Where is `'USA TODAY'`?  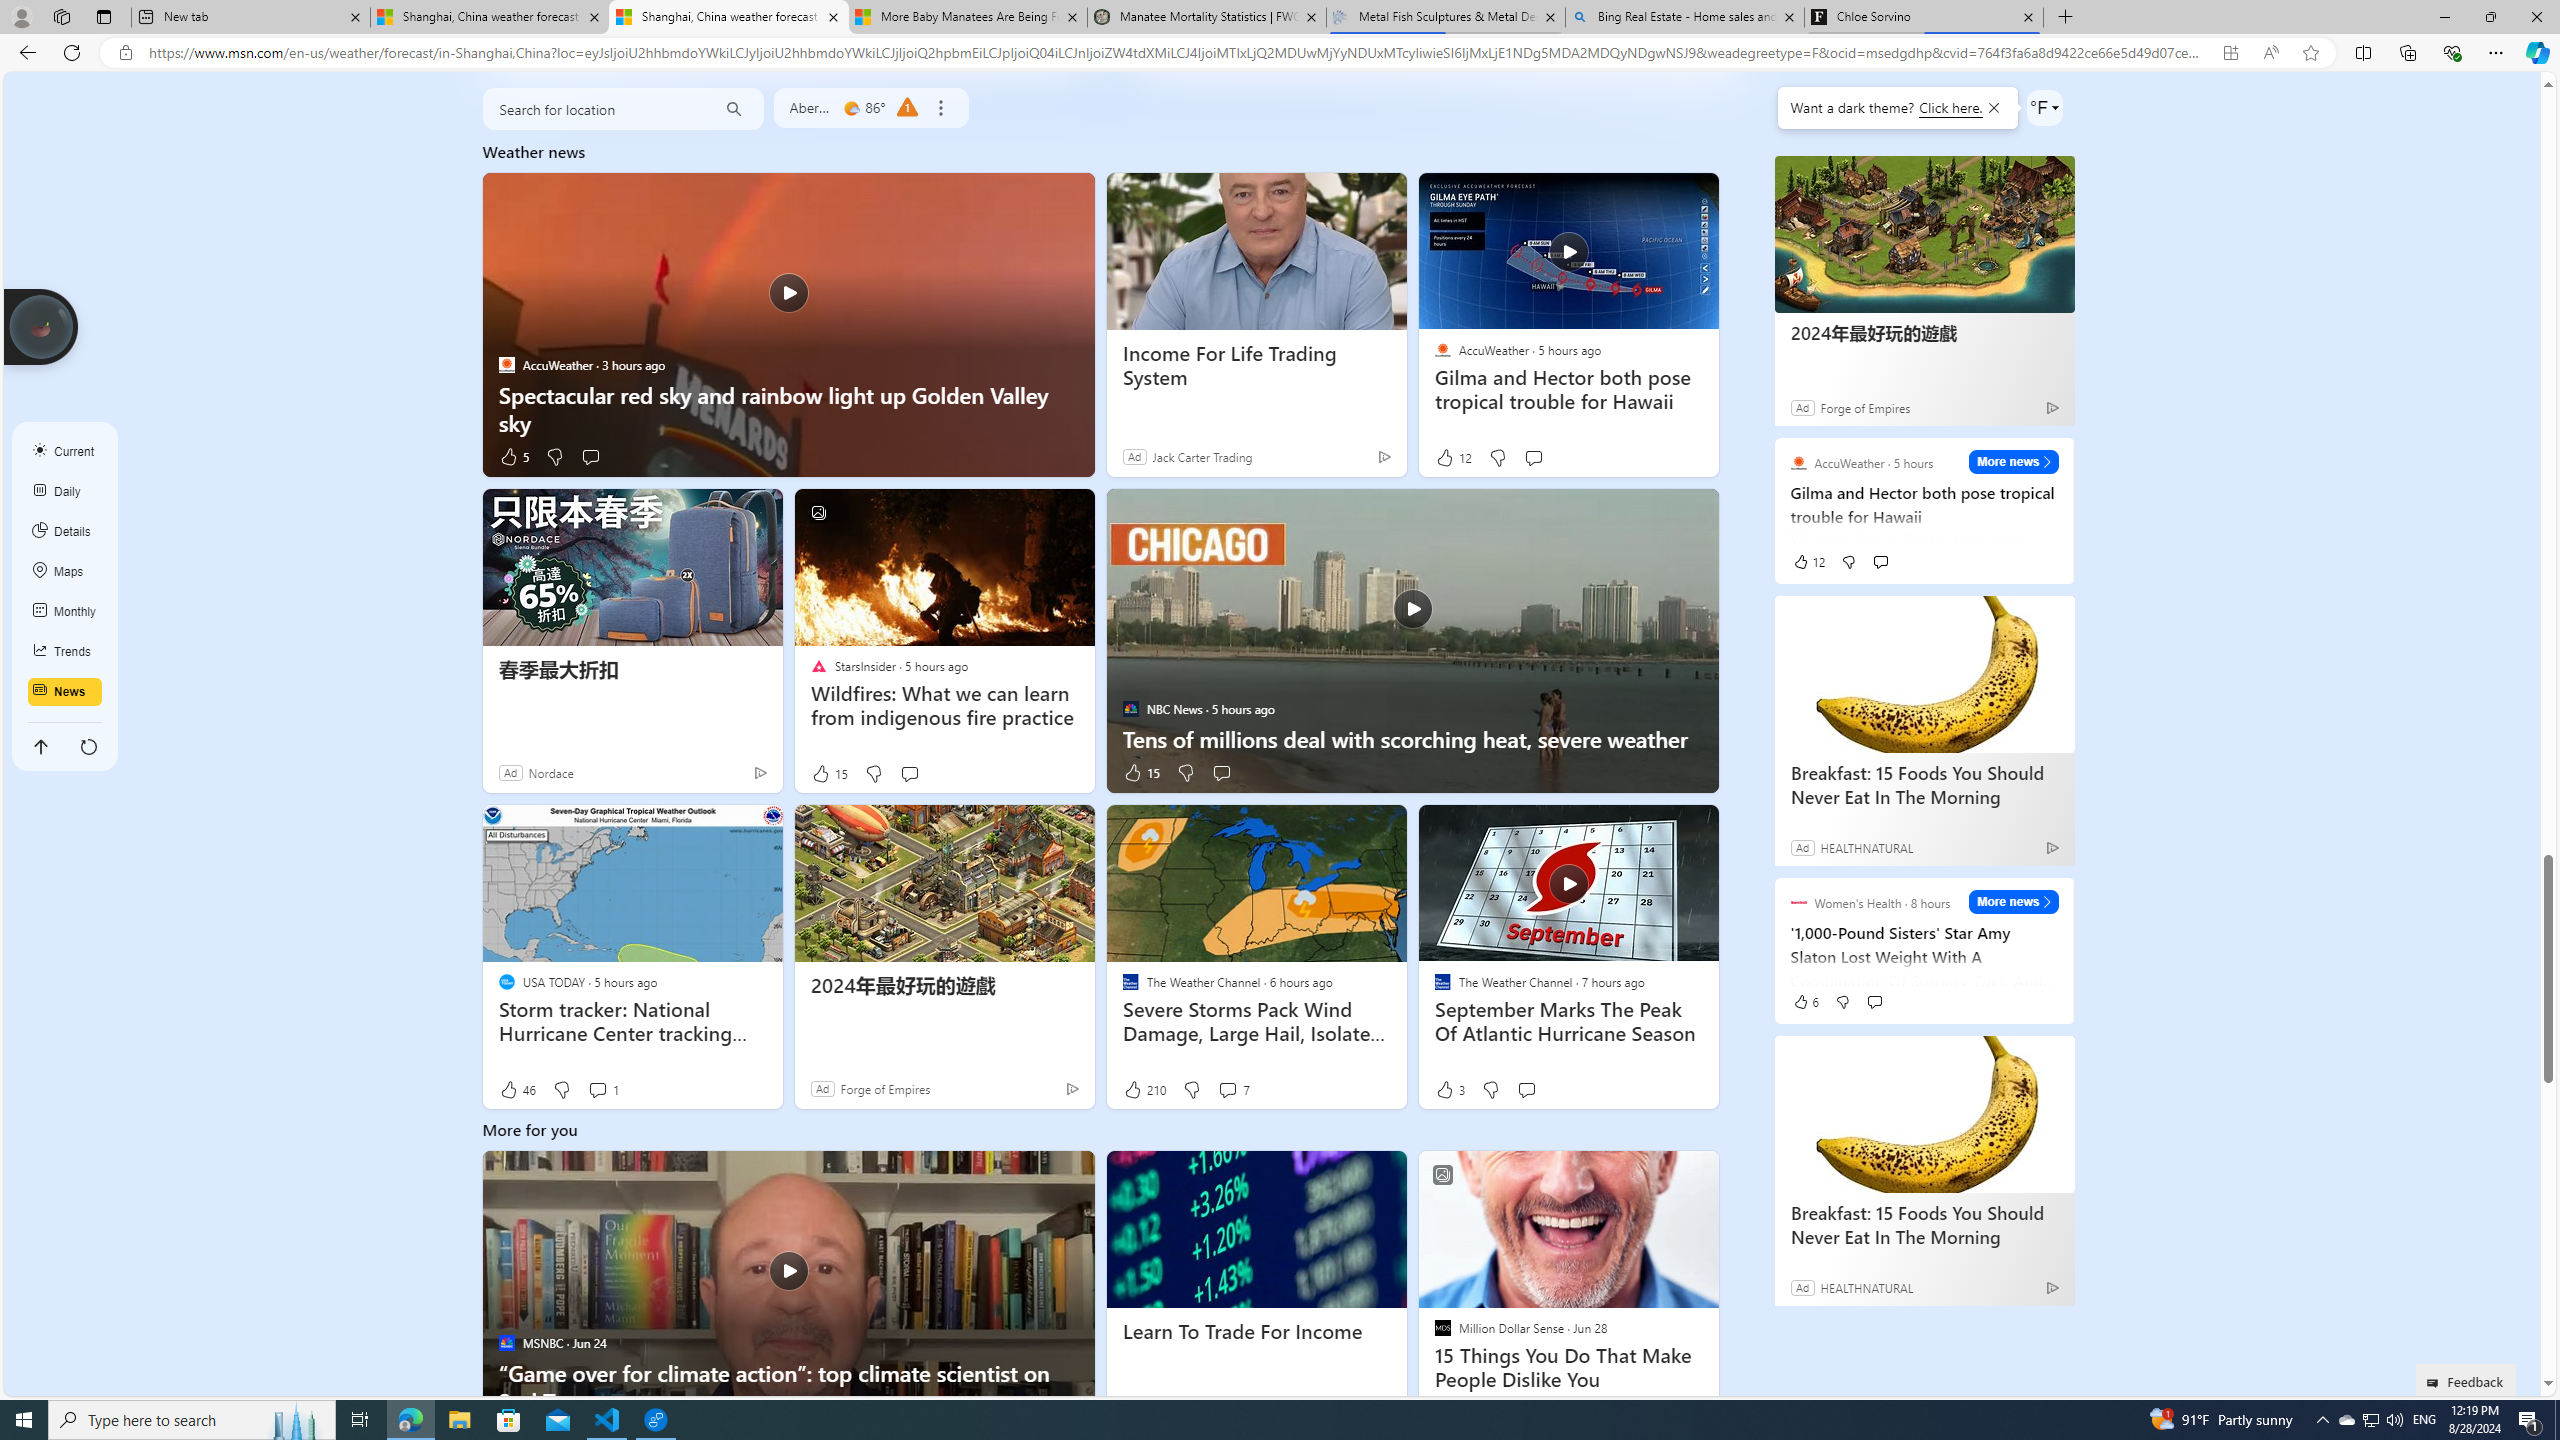
'USA TODAY' is located at coordinates (505, 981).